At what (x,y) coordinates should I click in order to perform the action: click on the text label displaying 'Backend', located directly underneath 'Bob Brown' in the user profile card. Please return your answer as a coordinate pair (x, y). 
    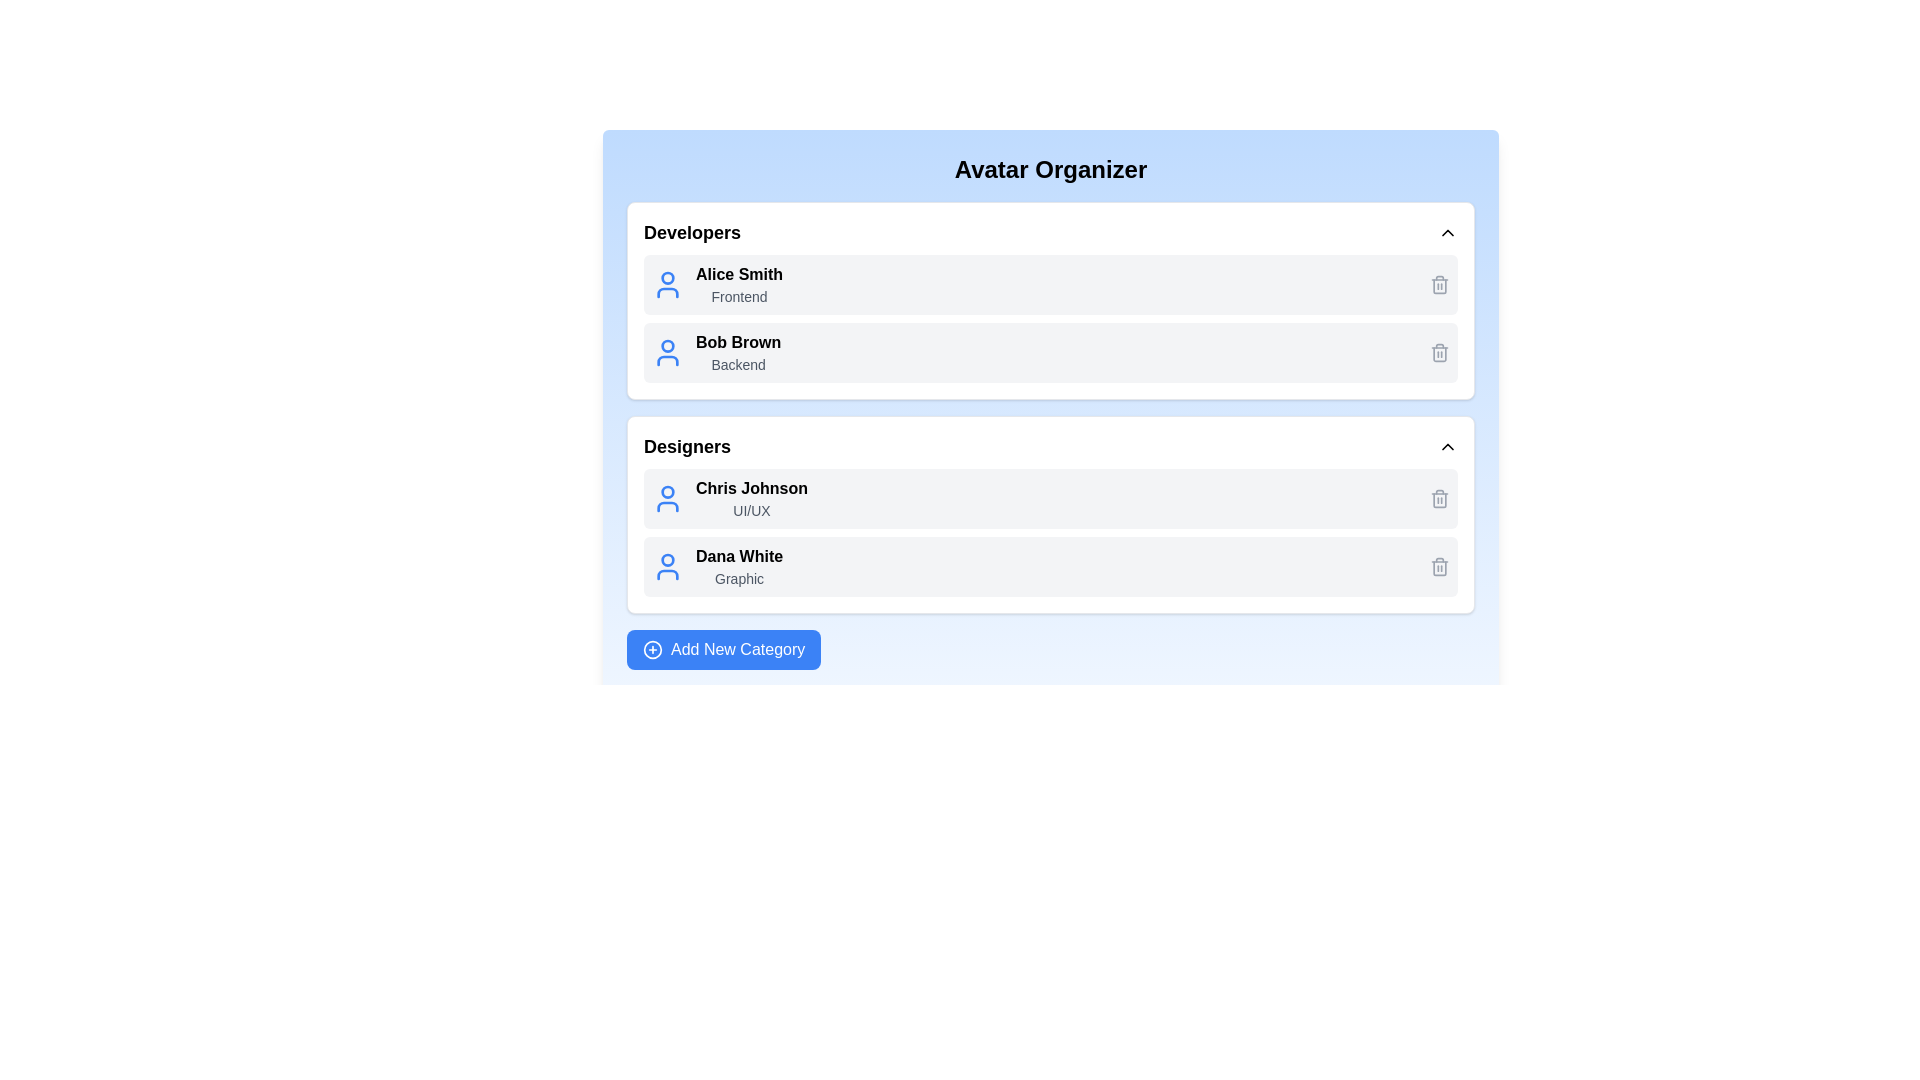
    Looking at the image, I should click on (737, 365).